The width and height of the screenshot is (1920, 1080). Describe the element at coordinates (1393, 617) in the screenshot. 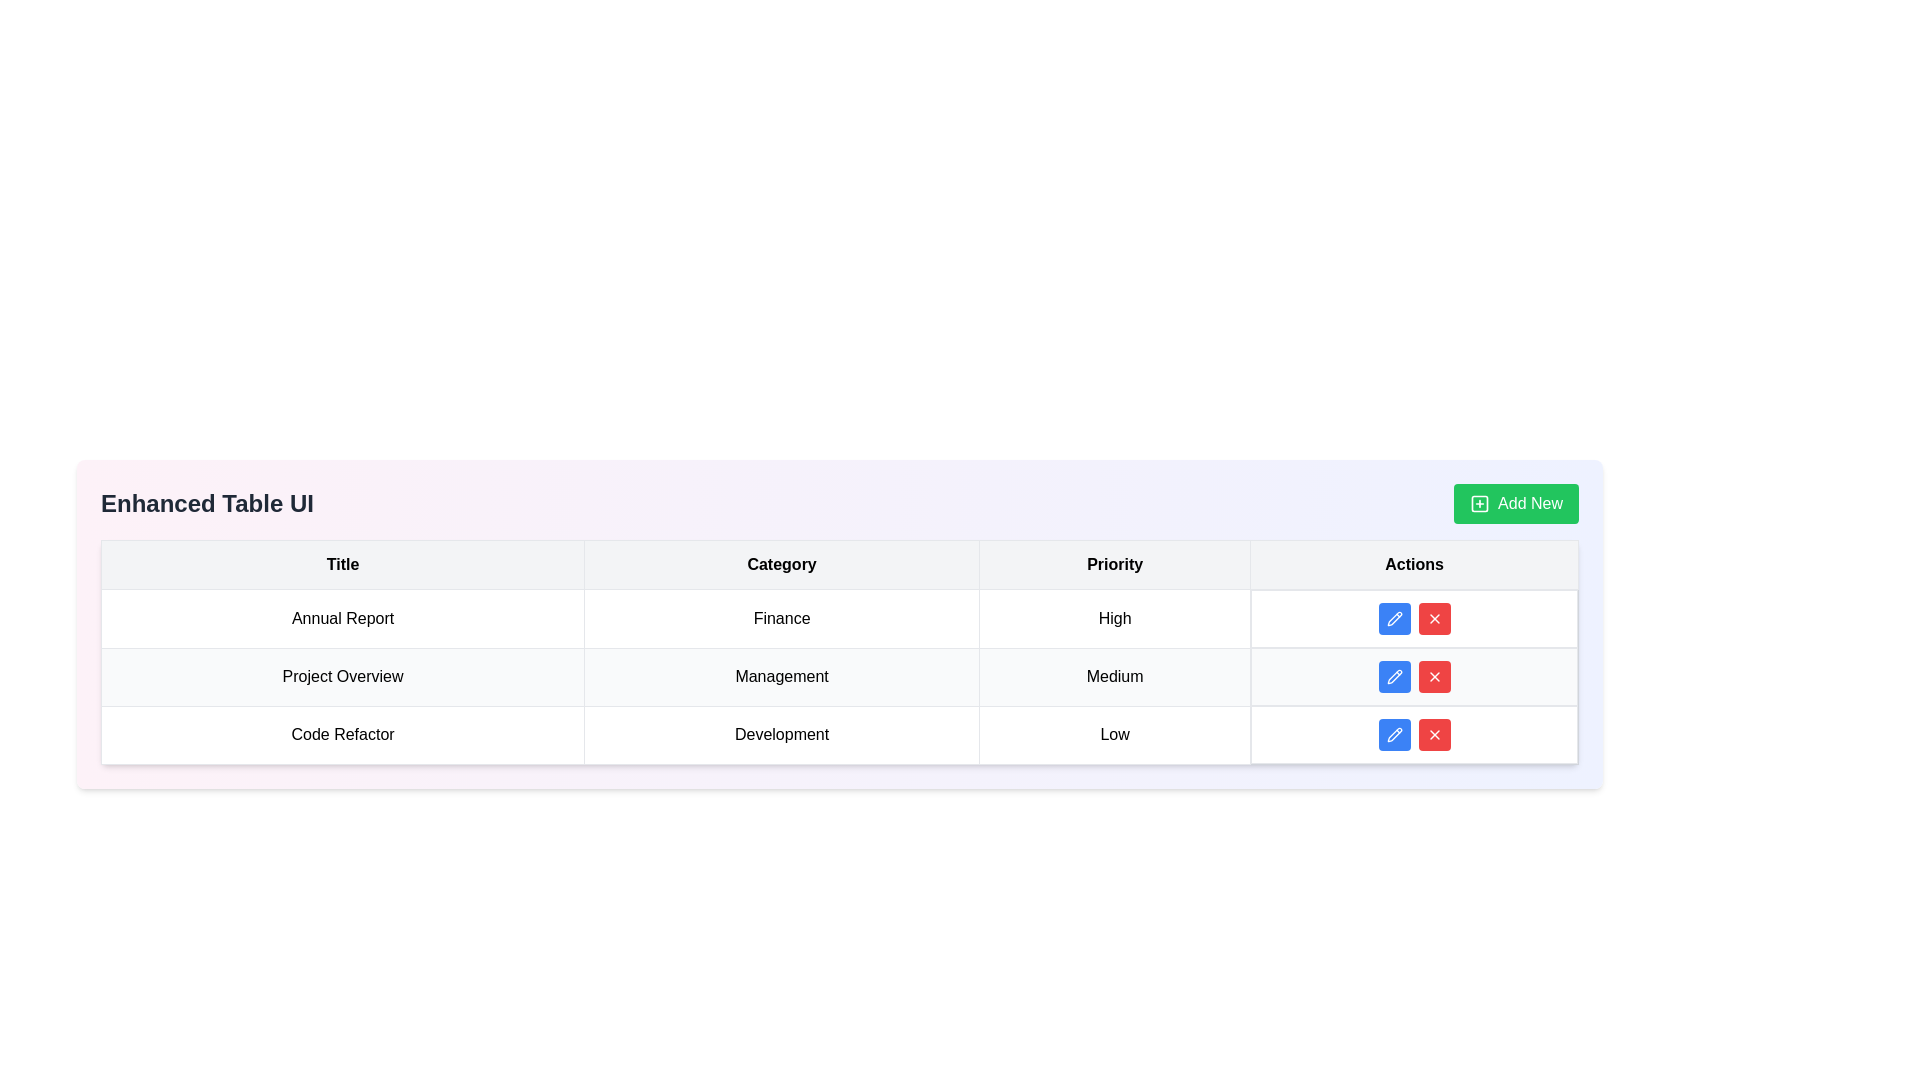

I see `the pencil icon button within the blue circular button located in the 'Actions' column of the 'Project Overview' row` at that location.